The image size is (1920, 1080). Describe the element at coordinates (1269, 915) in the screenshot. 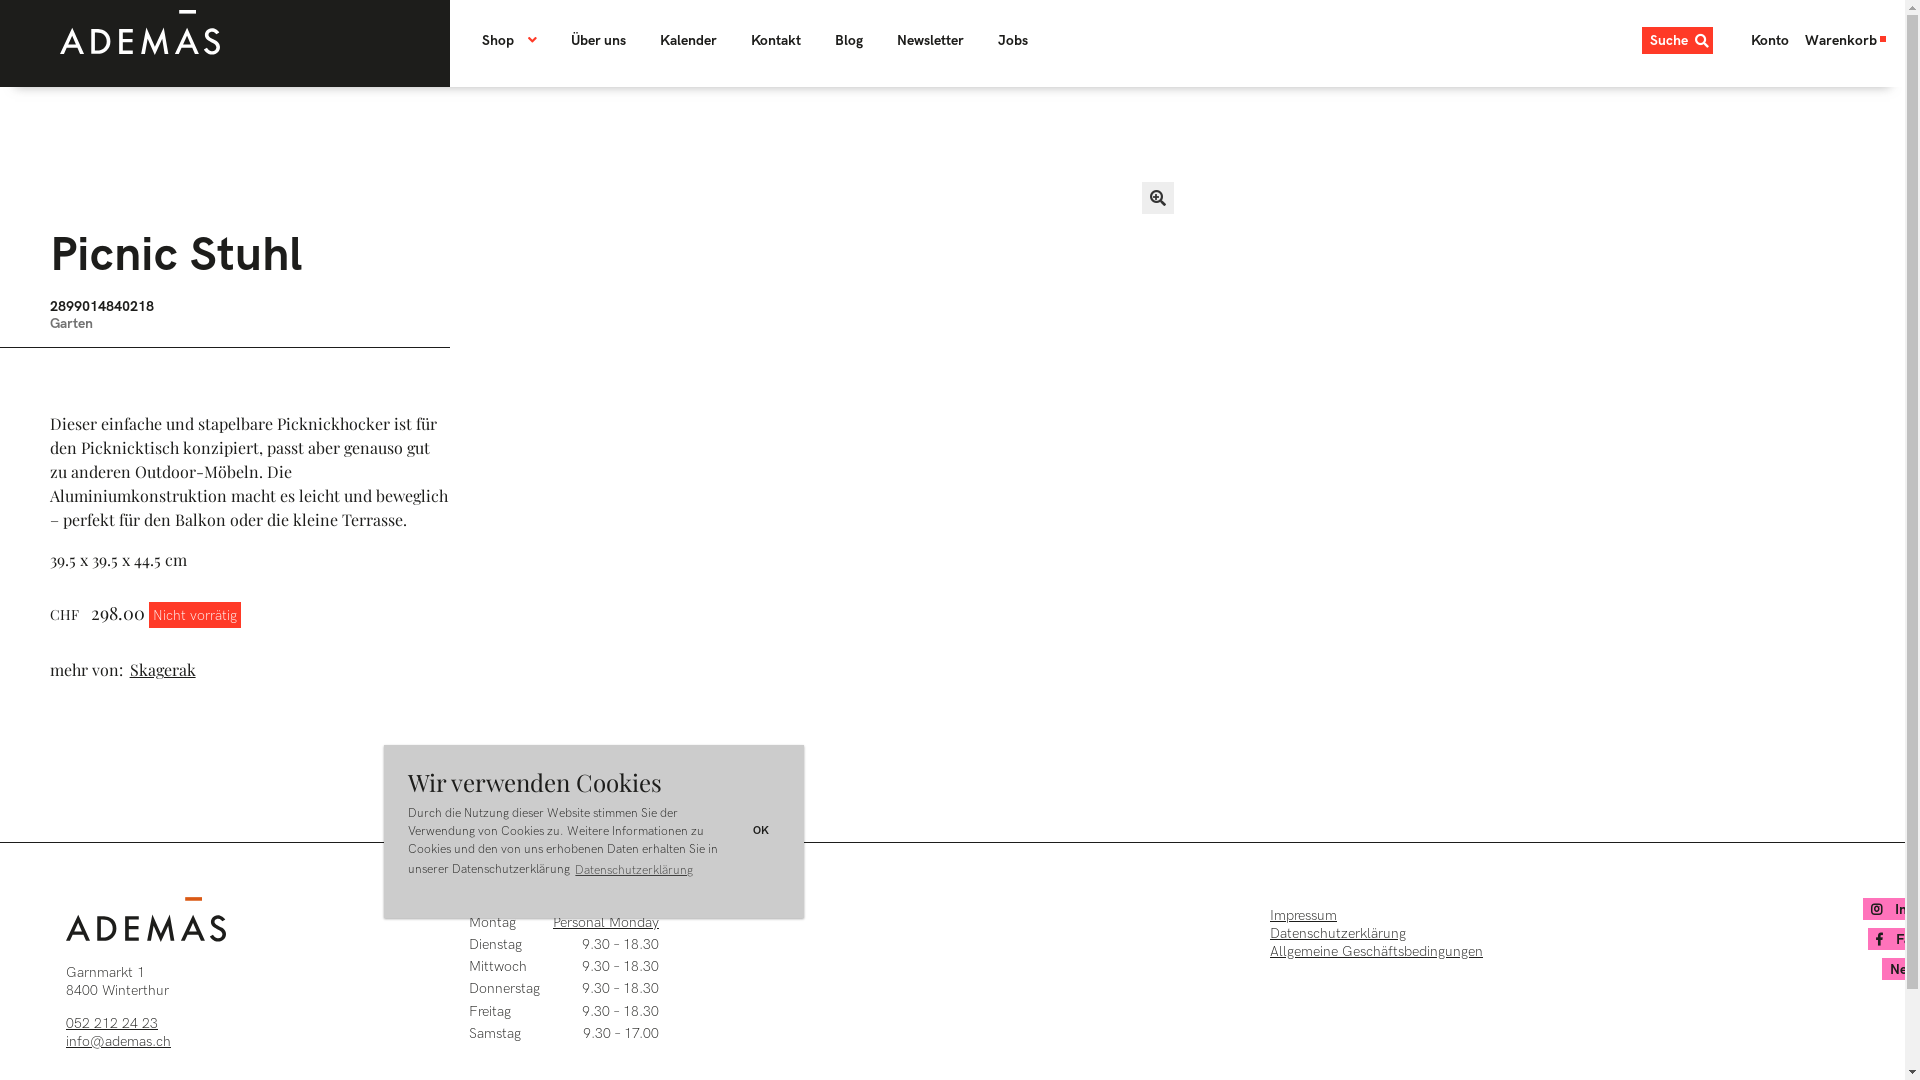

I see `'Impressum'` at that location.